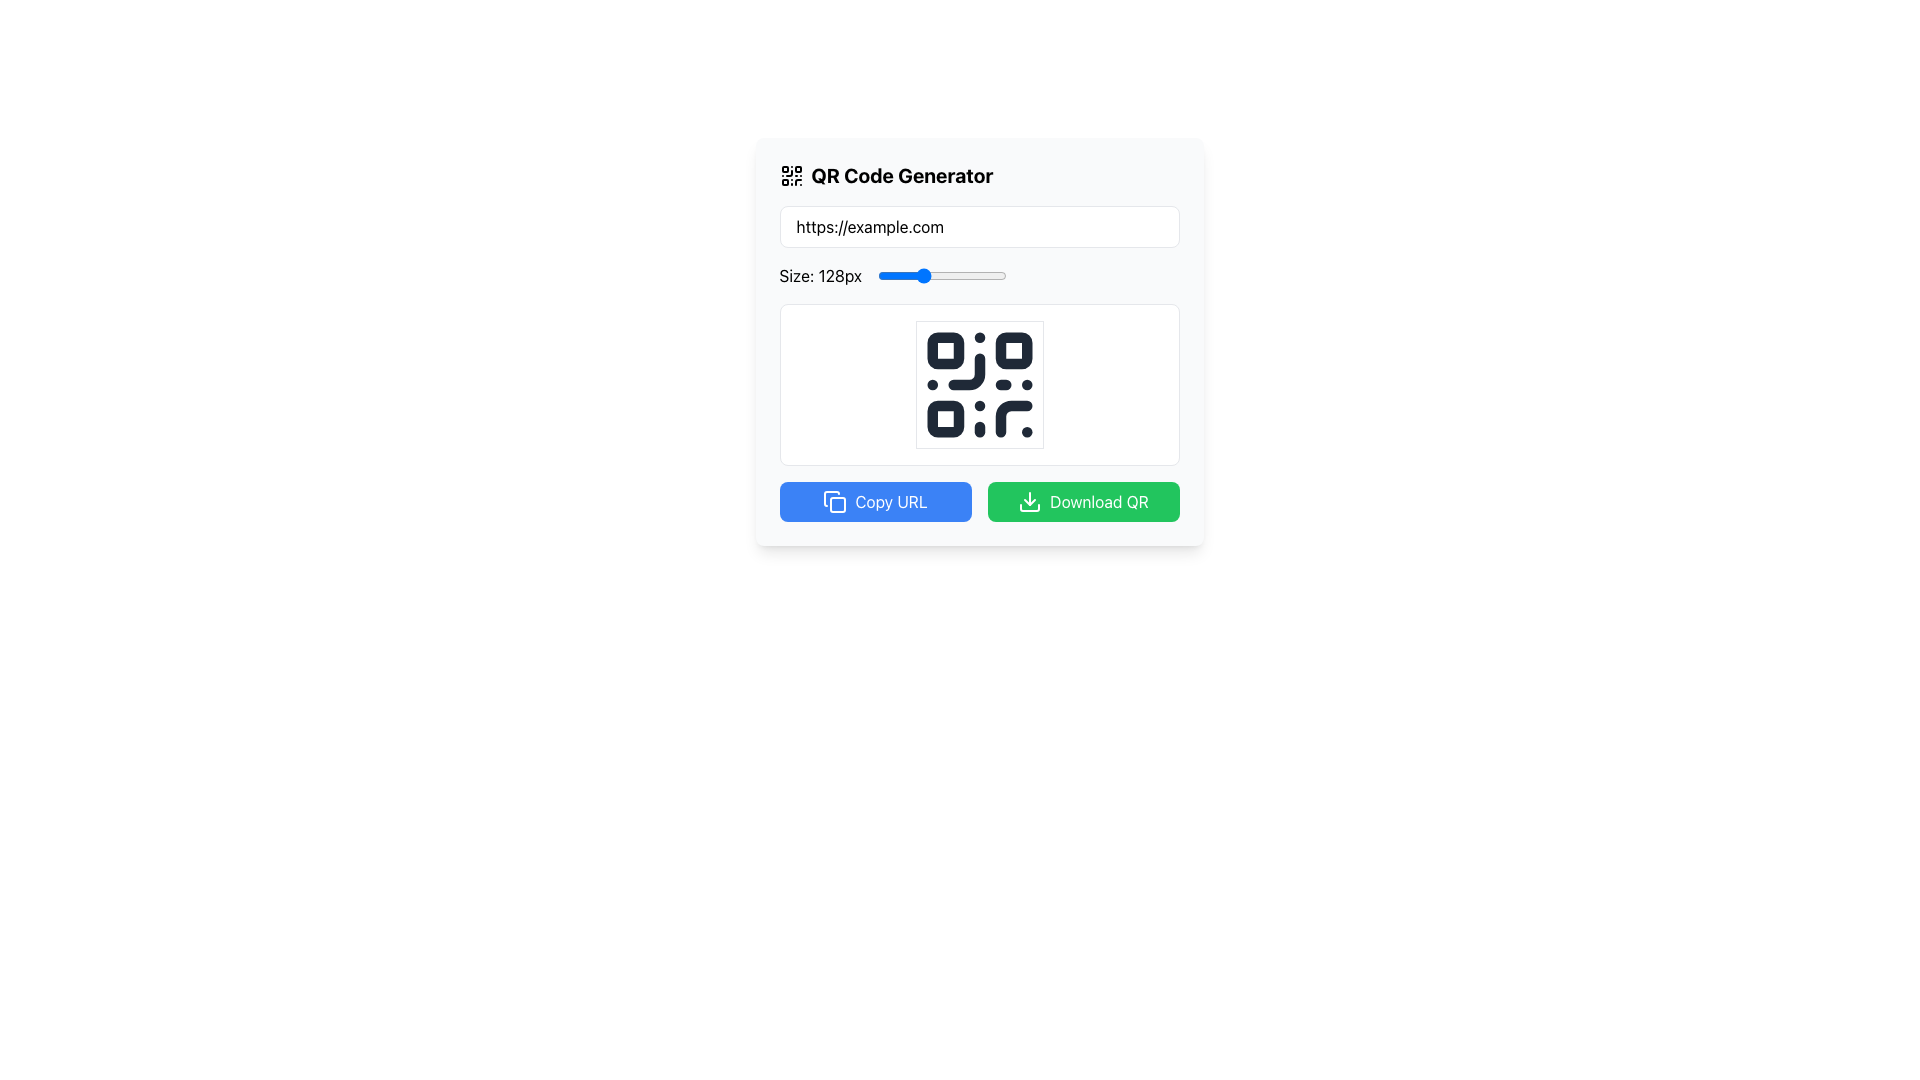  Describe the element at coordinates (1030, 500) in the screenshot. I see `the download icon located within the green 'Download QR' button at the bottom-right section of the interface` at that location.